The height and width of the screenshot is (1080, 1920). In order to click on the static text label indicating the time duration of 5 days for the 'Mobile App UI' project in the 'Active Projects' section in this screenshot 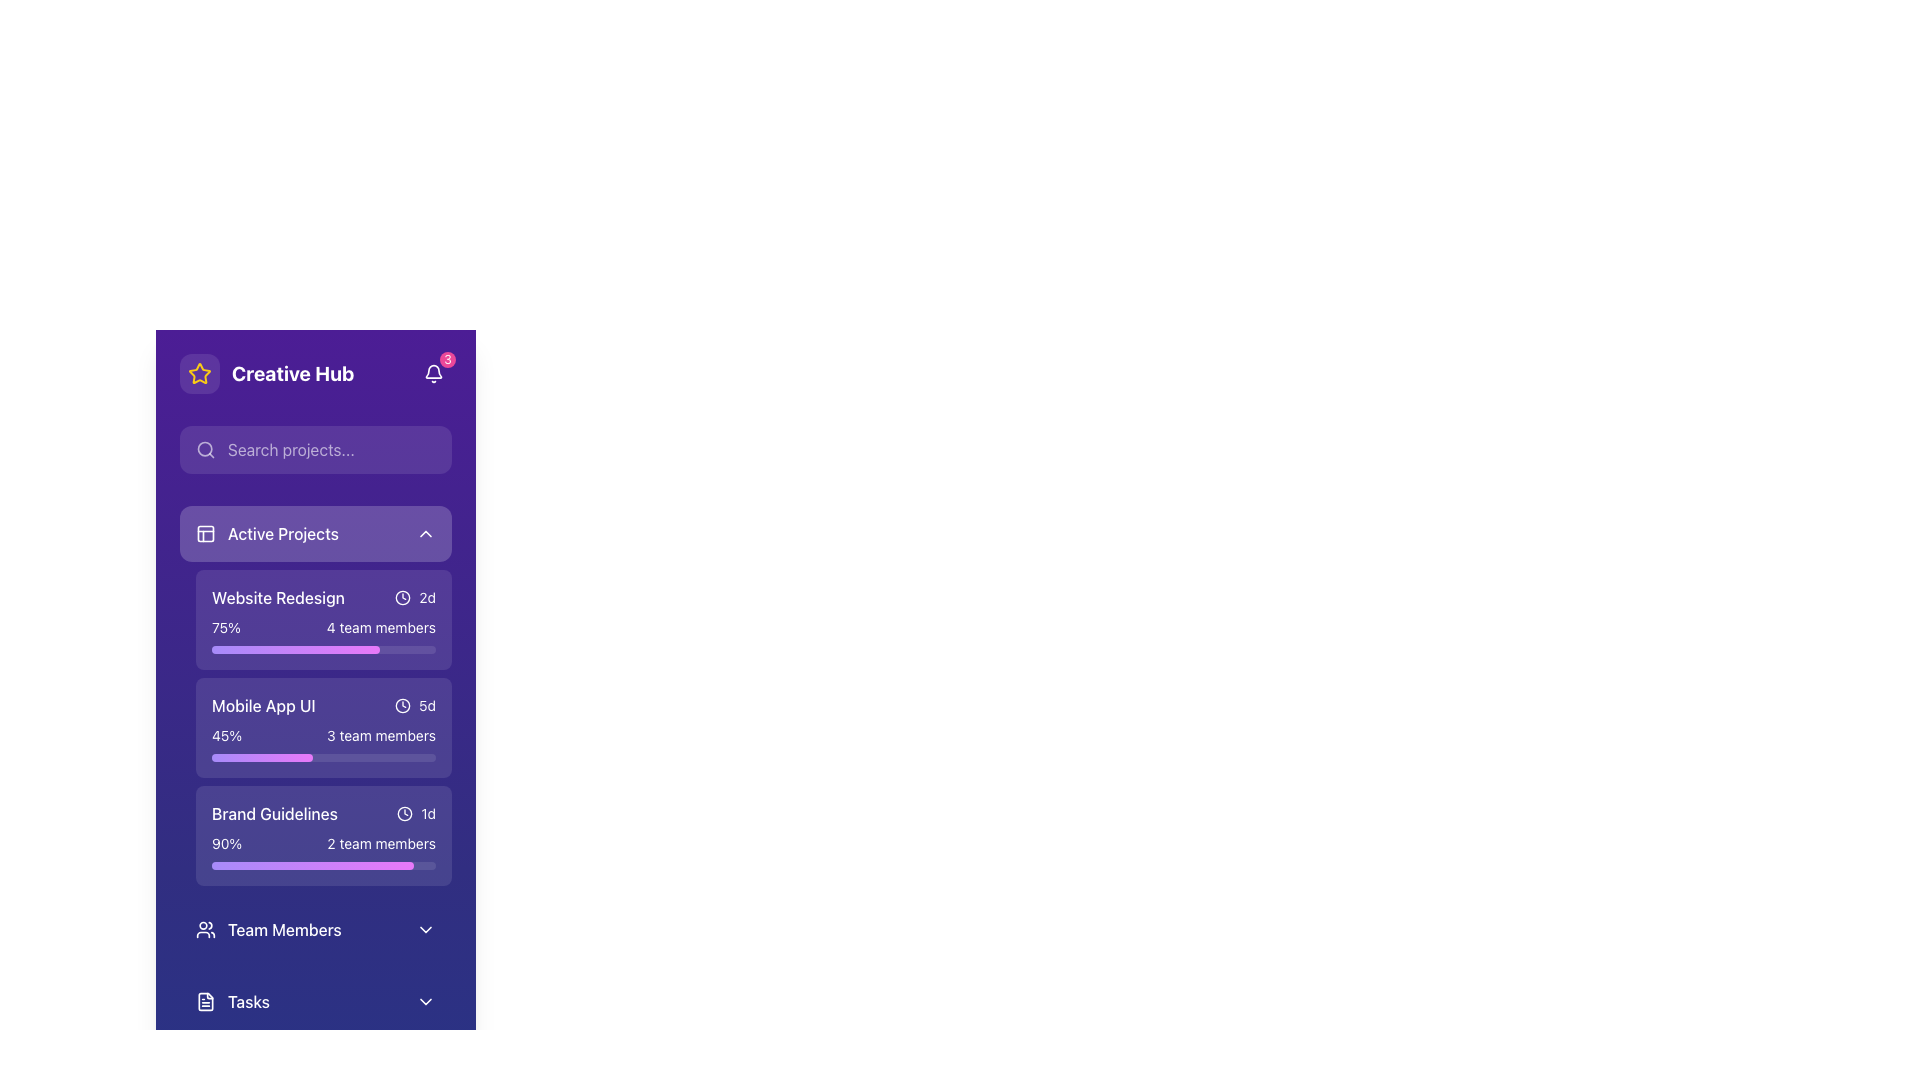, I will do `click(426, 704)`.